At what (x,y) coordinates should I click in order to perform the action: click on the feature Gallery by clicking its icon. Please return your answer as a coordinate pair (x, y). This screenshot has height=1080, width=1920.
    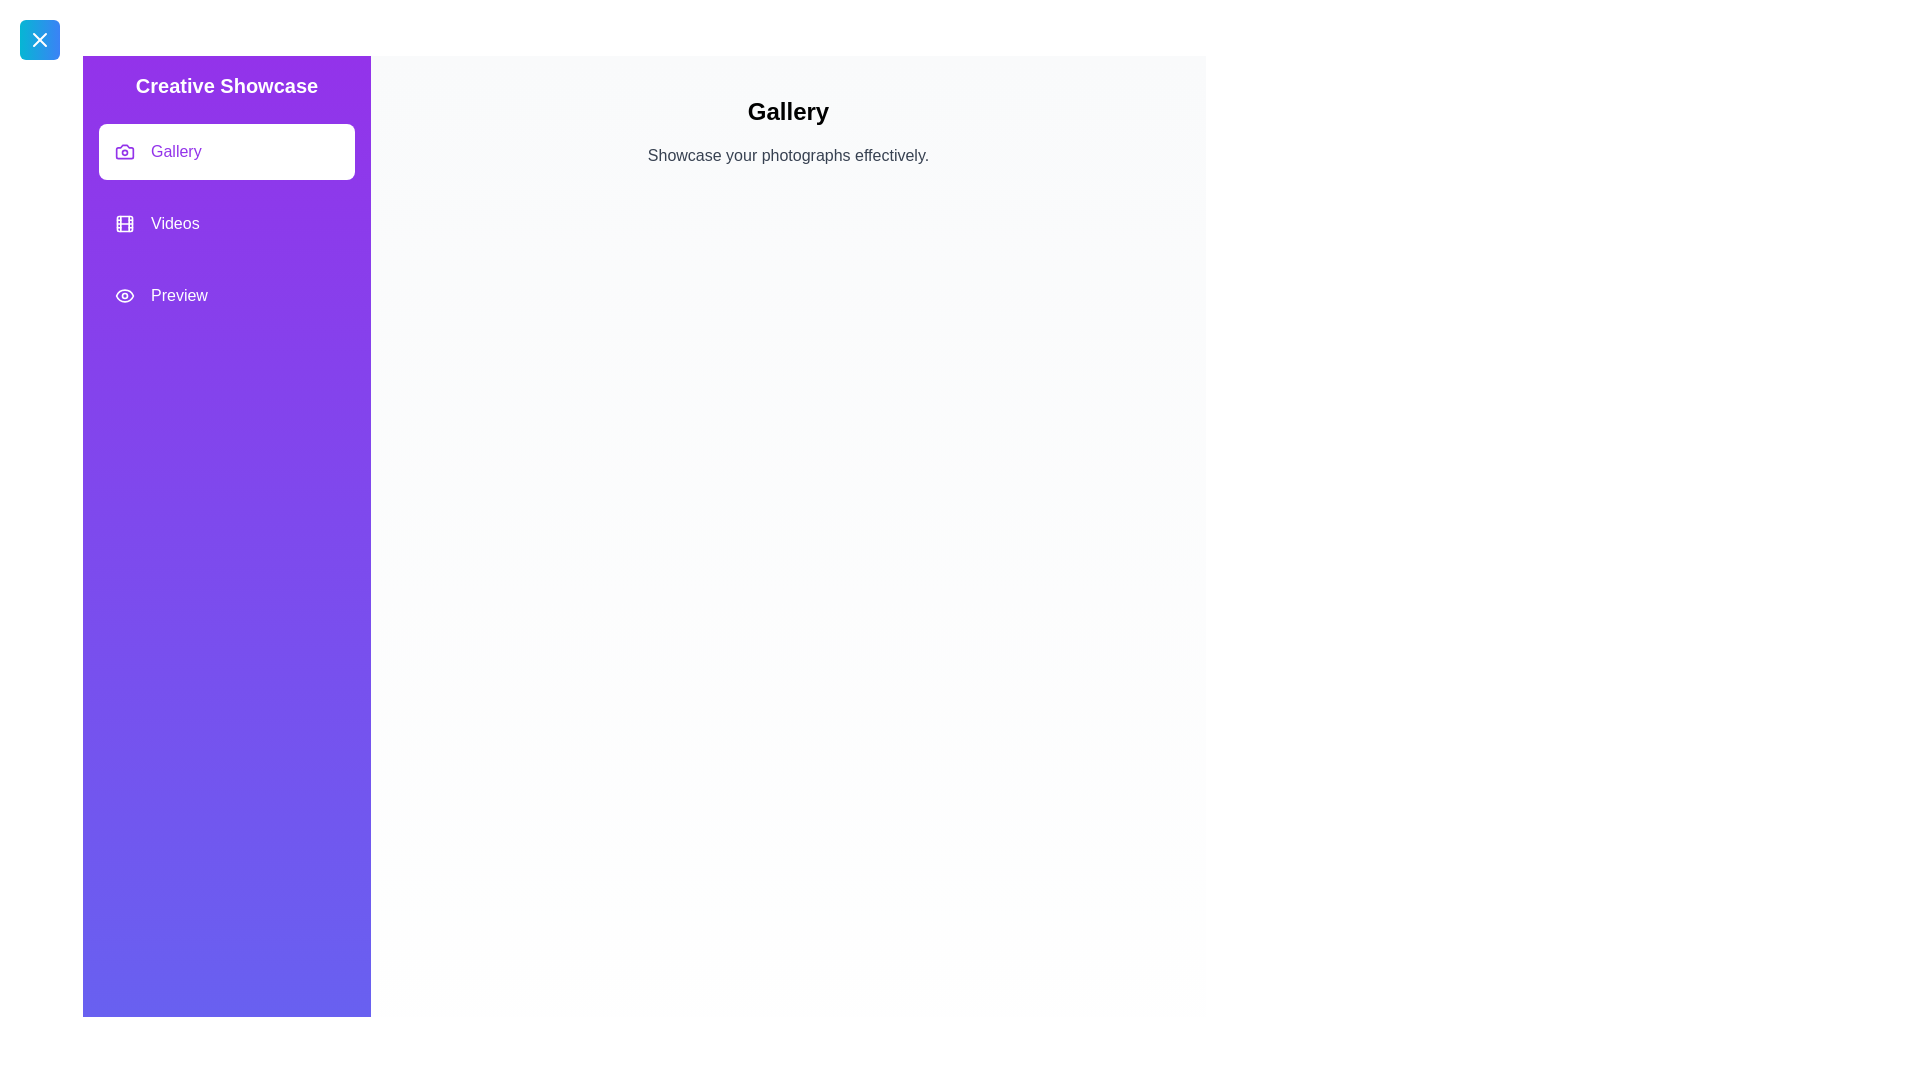
    Looking at the image, I should click on (123, 150).